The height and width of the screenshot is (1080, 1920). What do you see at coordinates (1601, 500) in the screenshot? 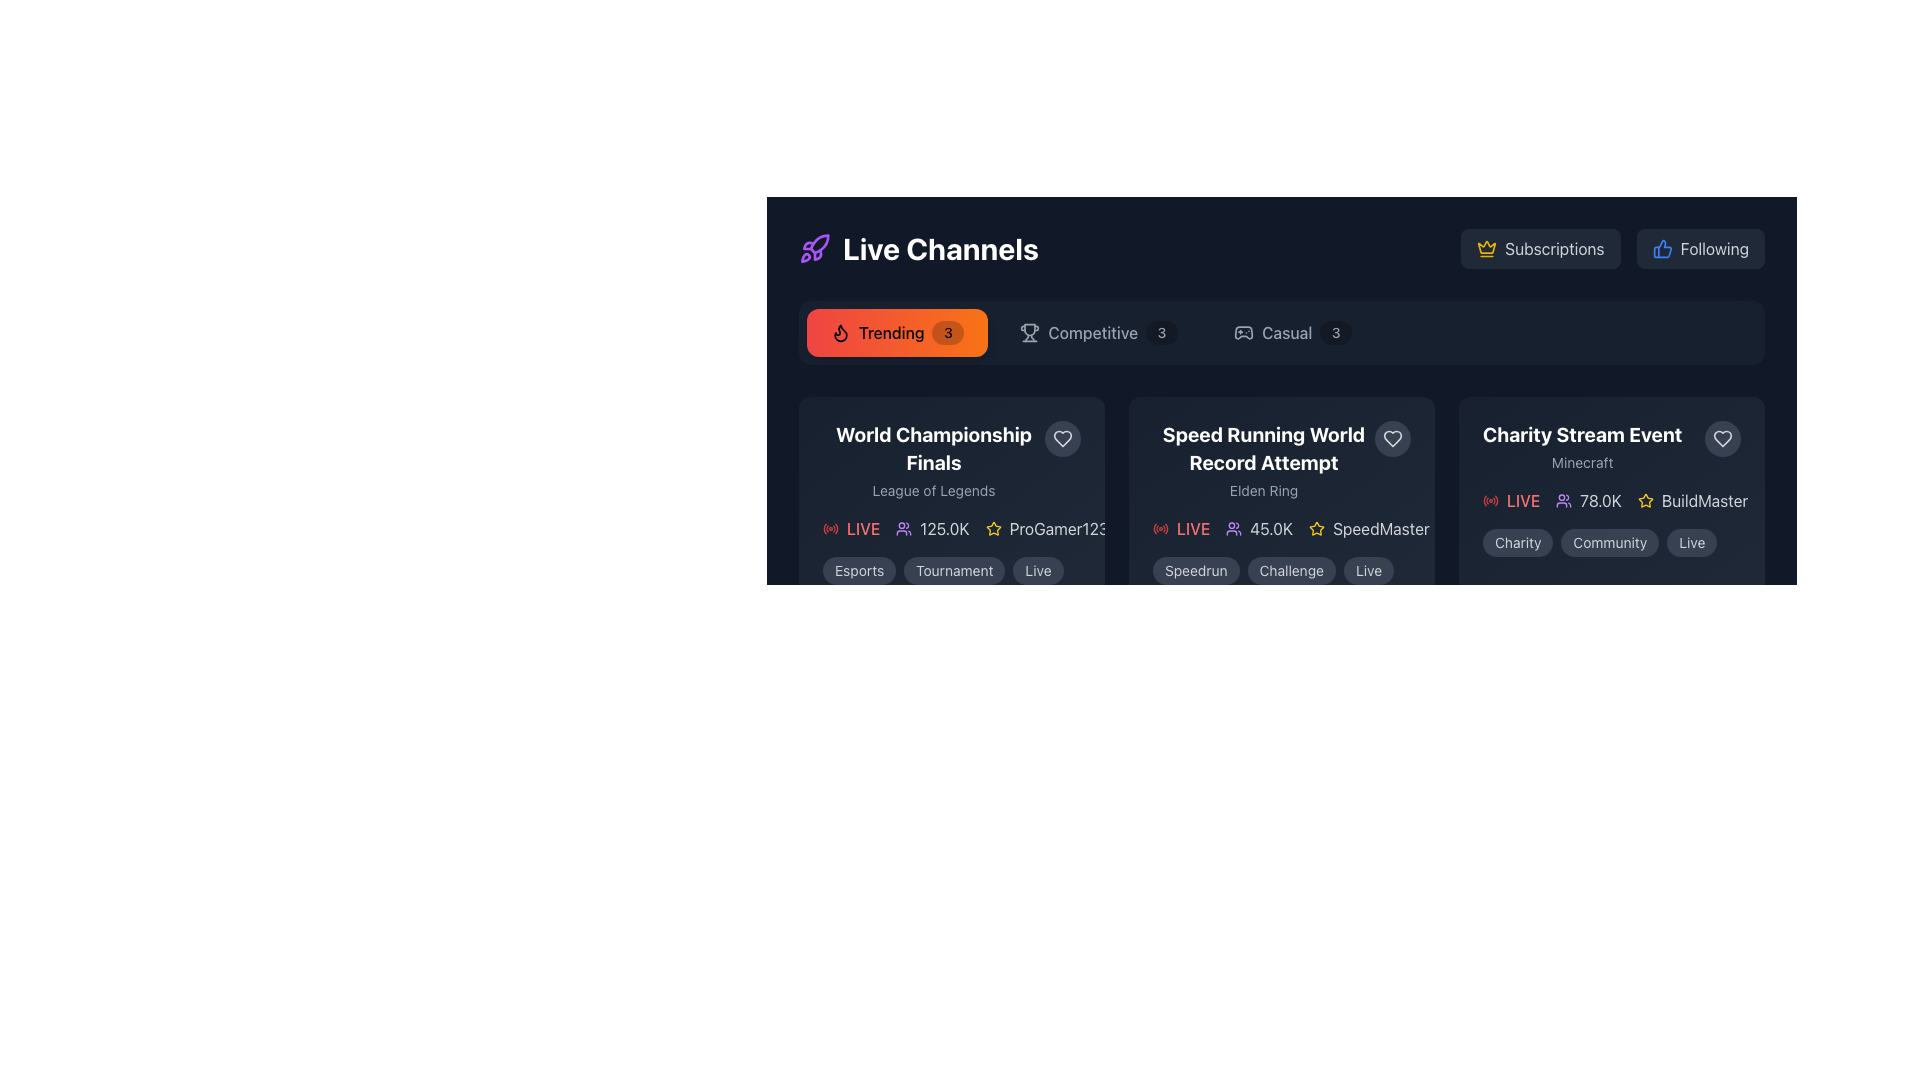
I see `the Text label displaying '78.0K' in gray font color, located centrally in the bottom line of the 'Charity Stream Event' card` at bounding box center [1601, 500].